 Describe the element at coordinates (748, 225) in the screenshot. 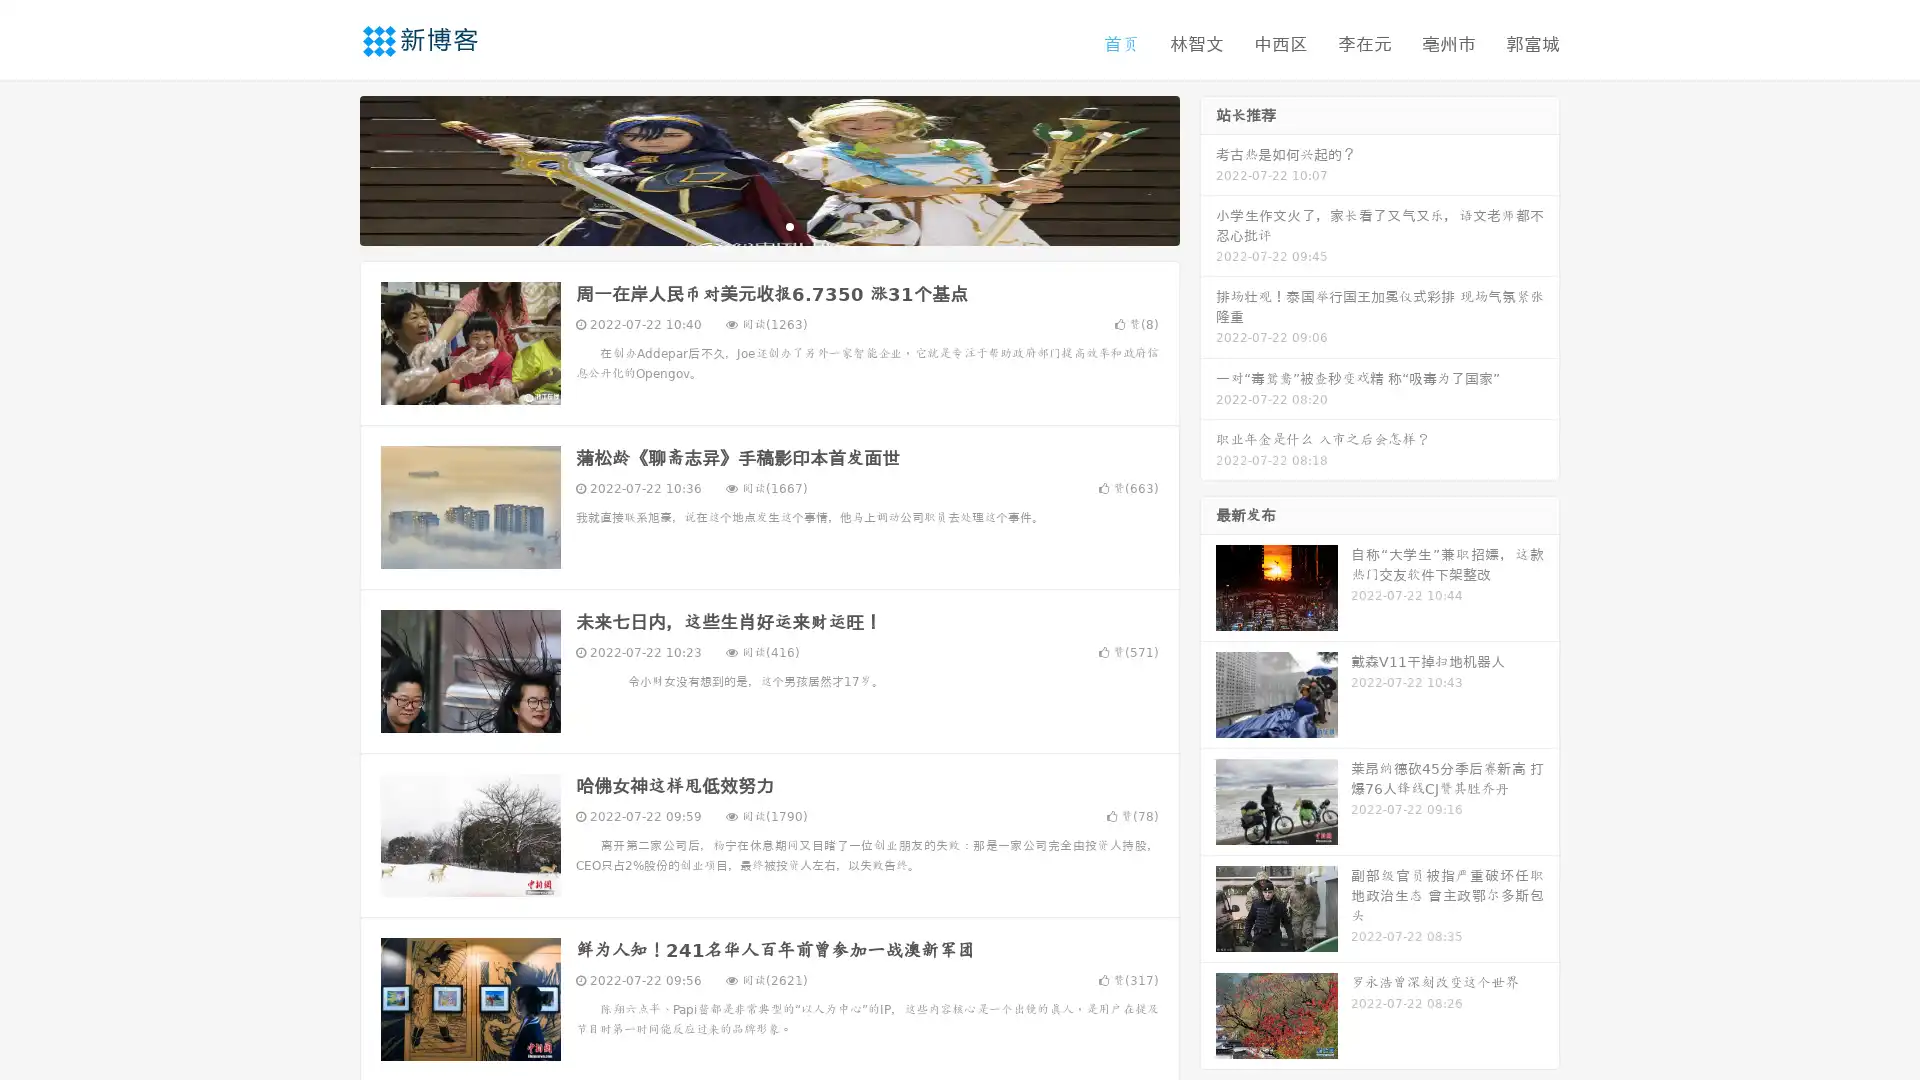

I see `Go to slide 1` at that location.